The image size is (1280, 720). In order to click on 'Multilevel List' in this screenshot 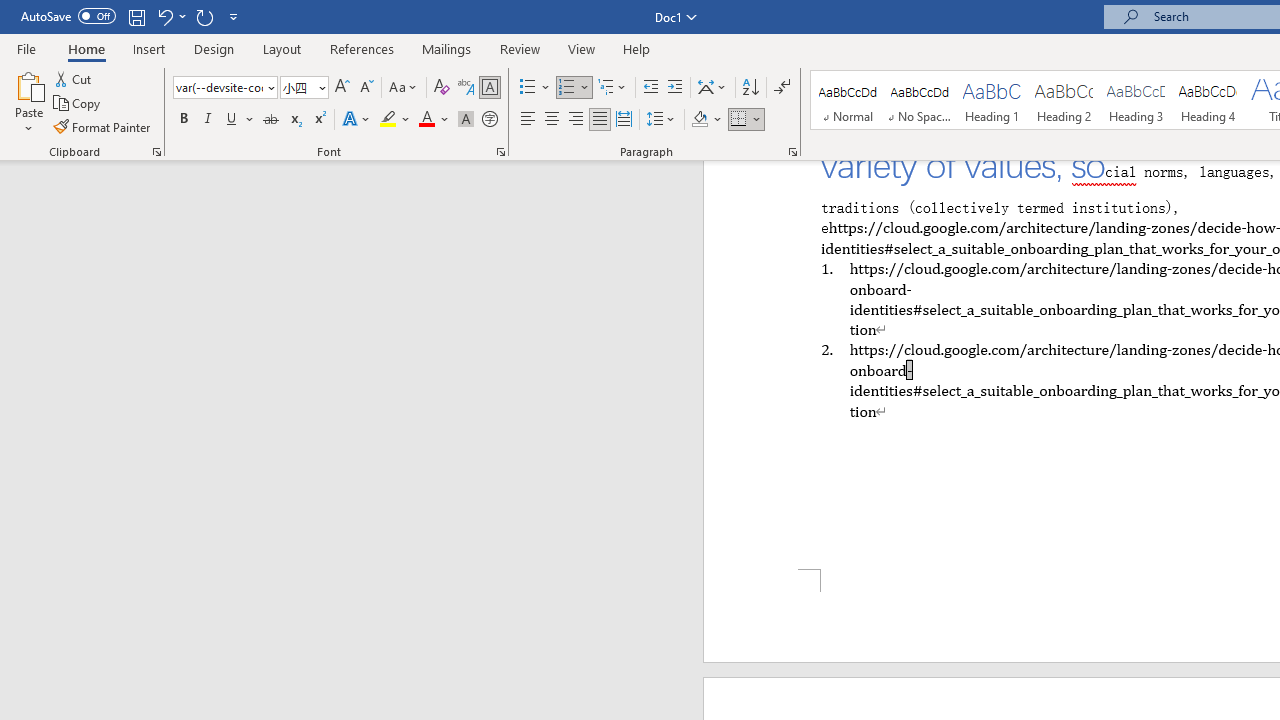, I will do `click(612, 86)`.